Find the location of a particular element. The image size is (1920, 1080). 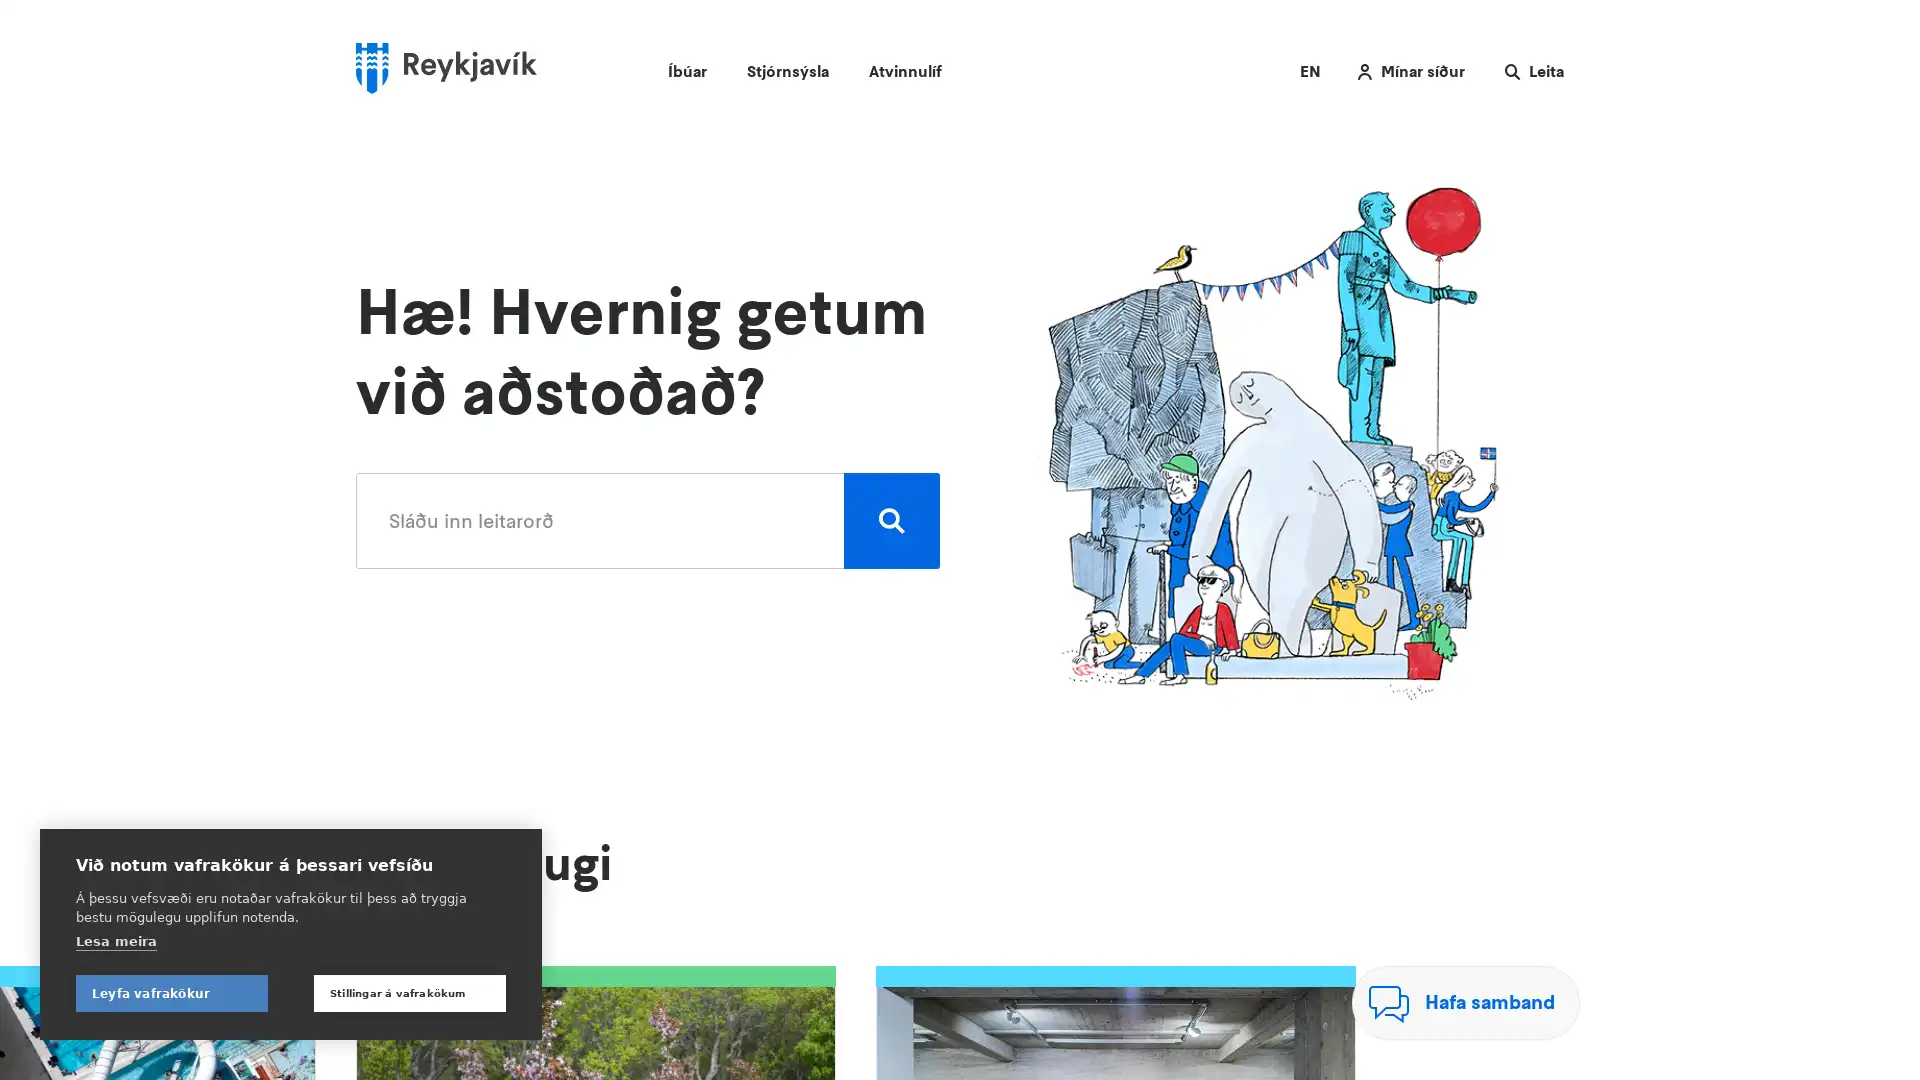

Hafa samband is located at coordinates (1465, 1002).